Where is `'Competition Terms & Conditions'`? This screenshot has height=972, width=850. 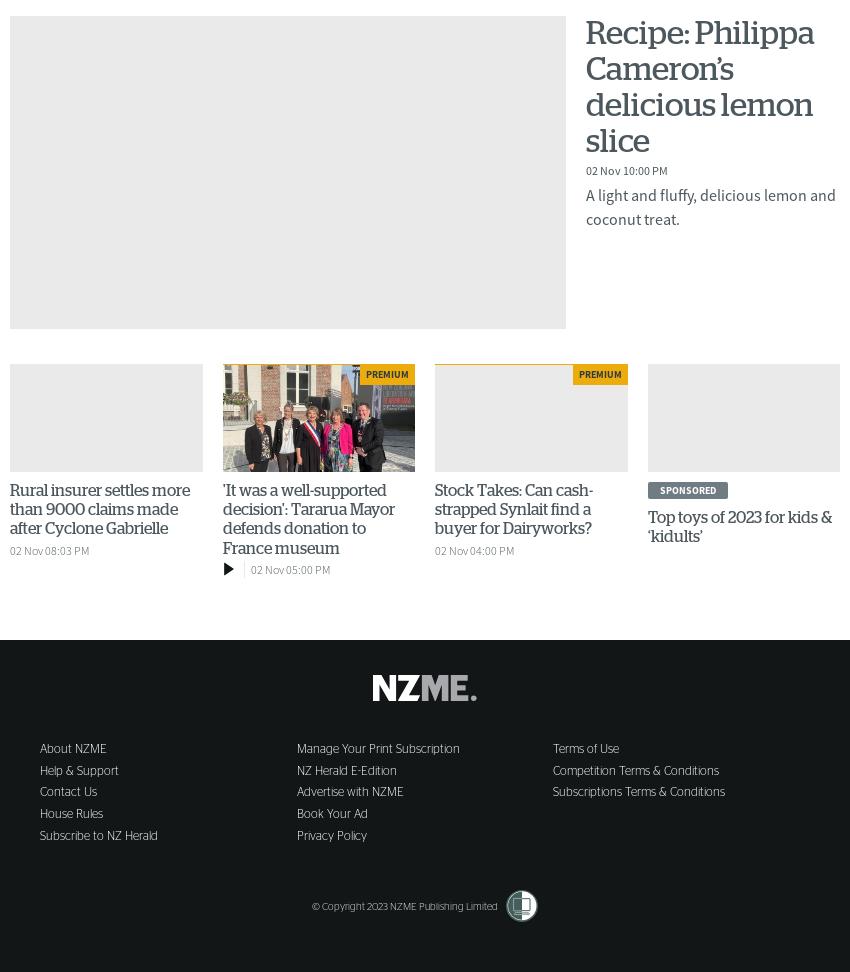 'Competition Terms & Conditions' is located at coordinates (634, 770).